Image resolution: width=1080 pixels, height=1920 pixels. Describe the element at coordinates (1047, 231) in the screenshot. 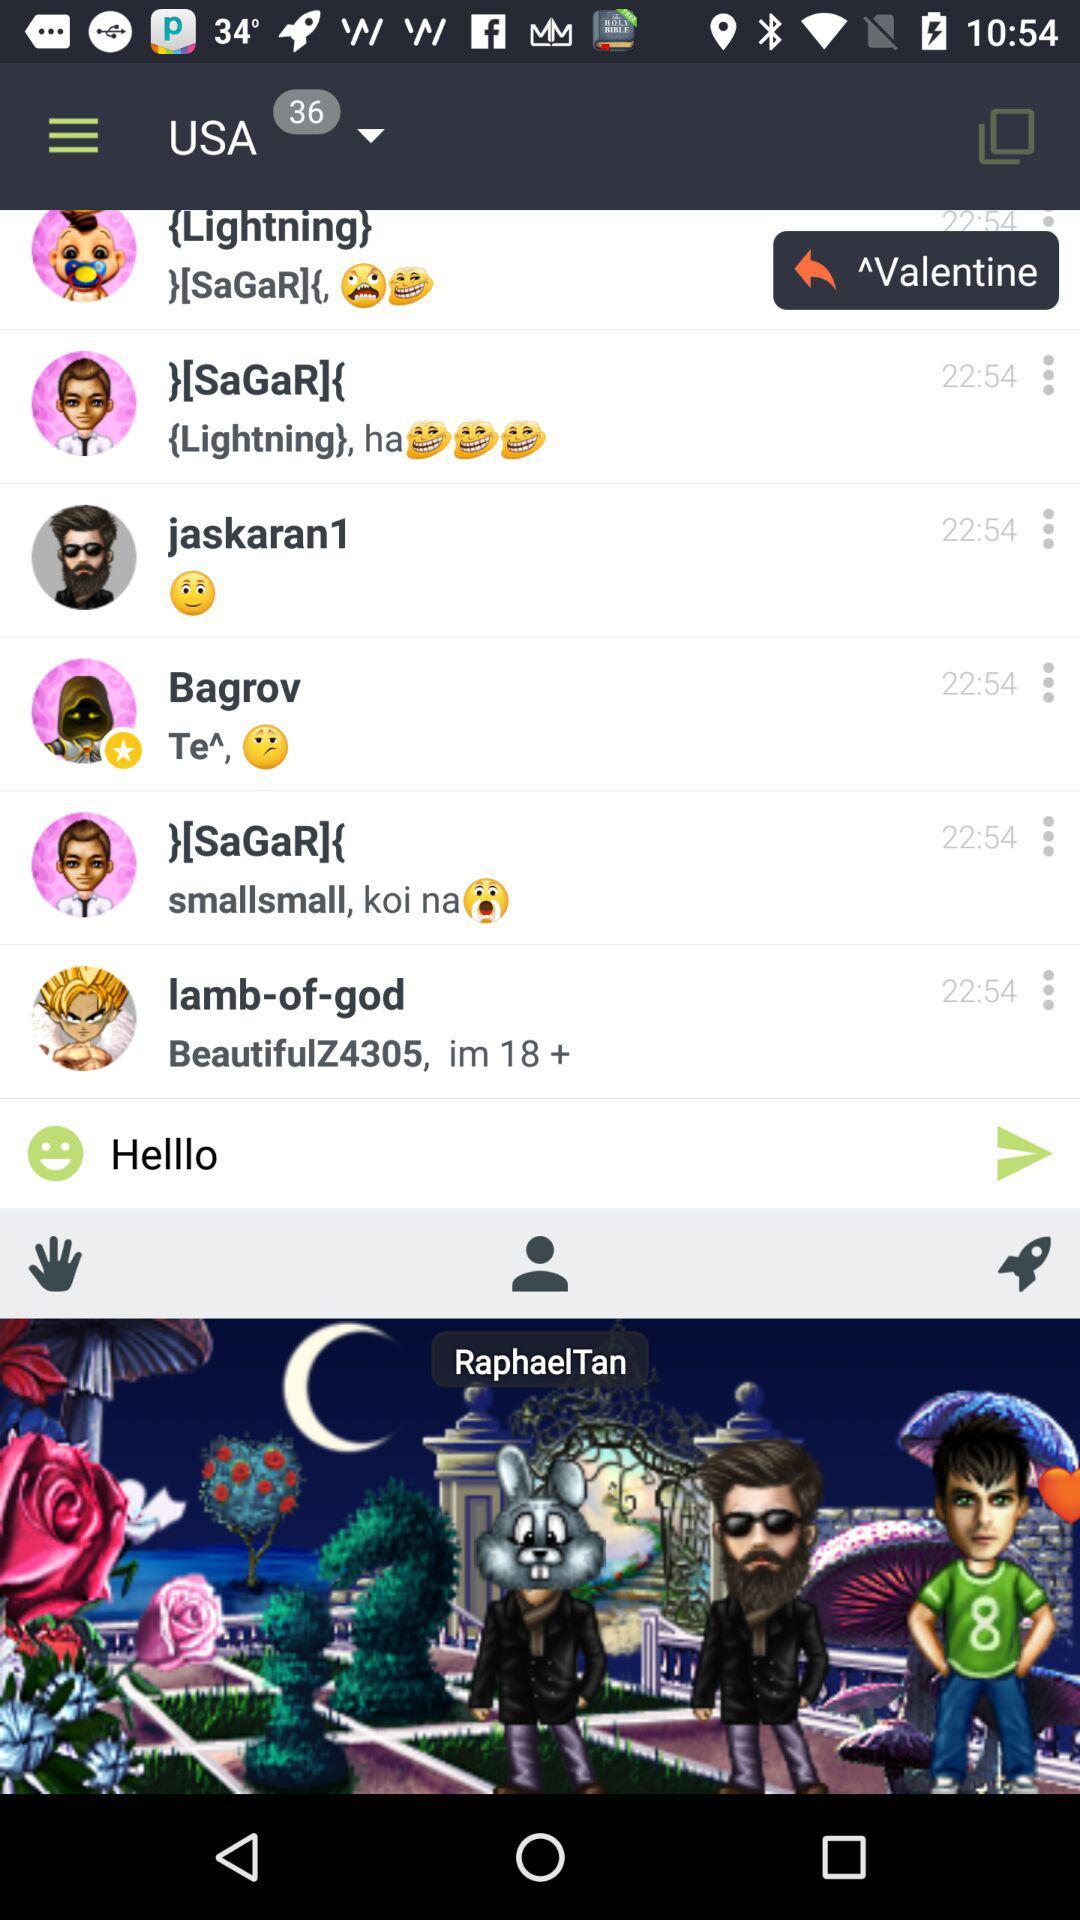

I see `open option menu` at that location.